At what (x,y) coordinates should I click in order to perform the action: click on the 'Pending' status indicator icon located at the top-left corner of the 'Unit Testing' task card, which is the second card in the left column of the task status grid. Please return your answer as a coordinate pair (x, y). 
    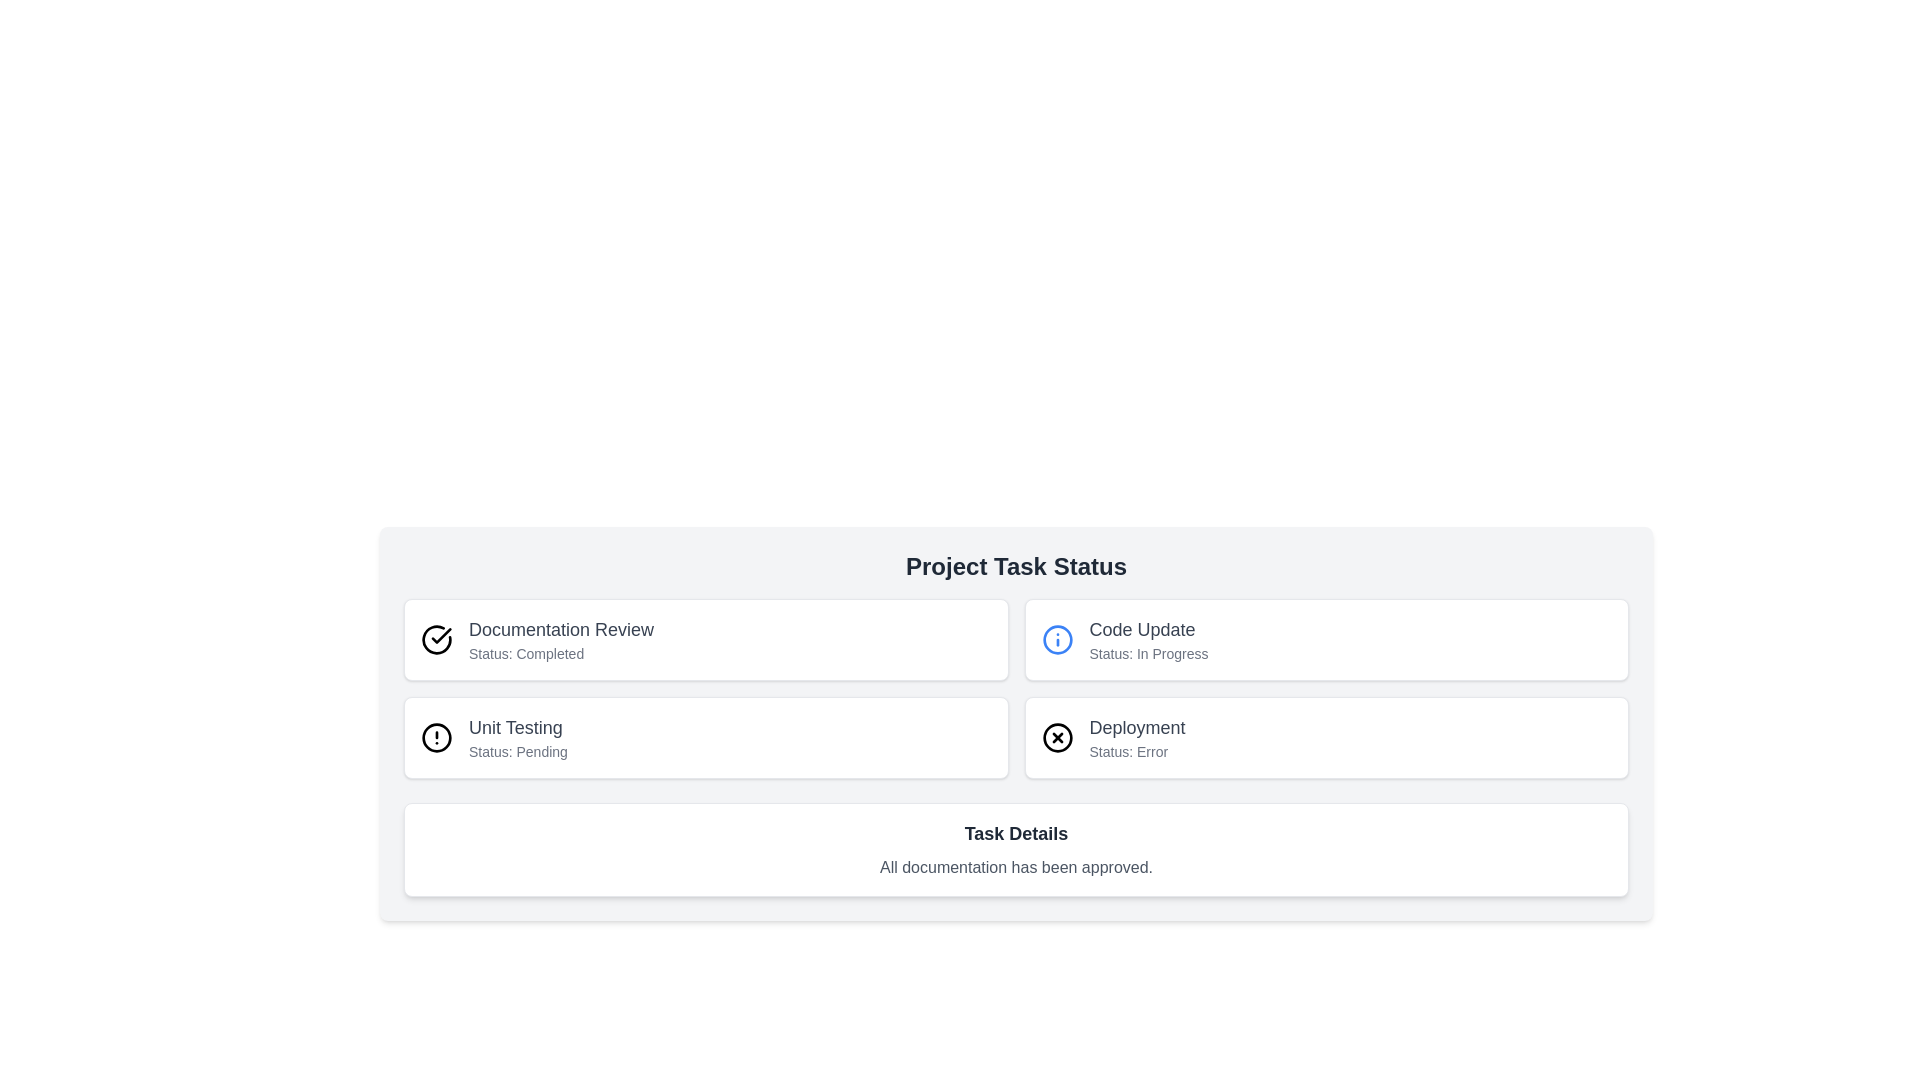
    Looking at the image, I should click on (435, 737).